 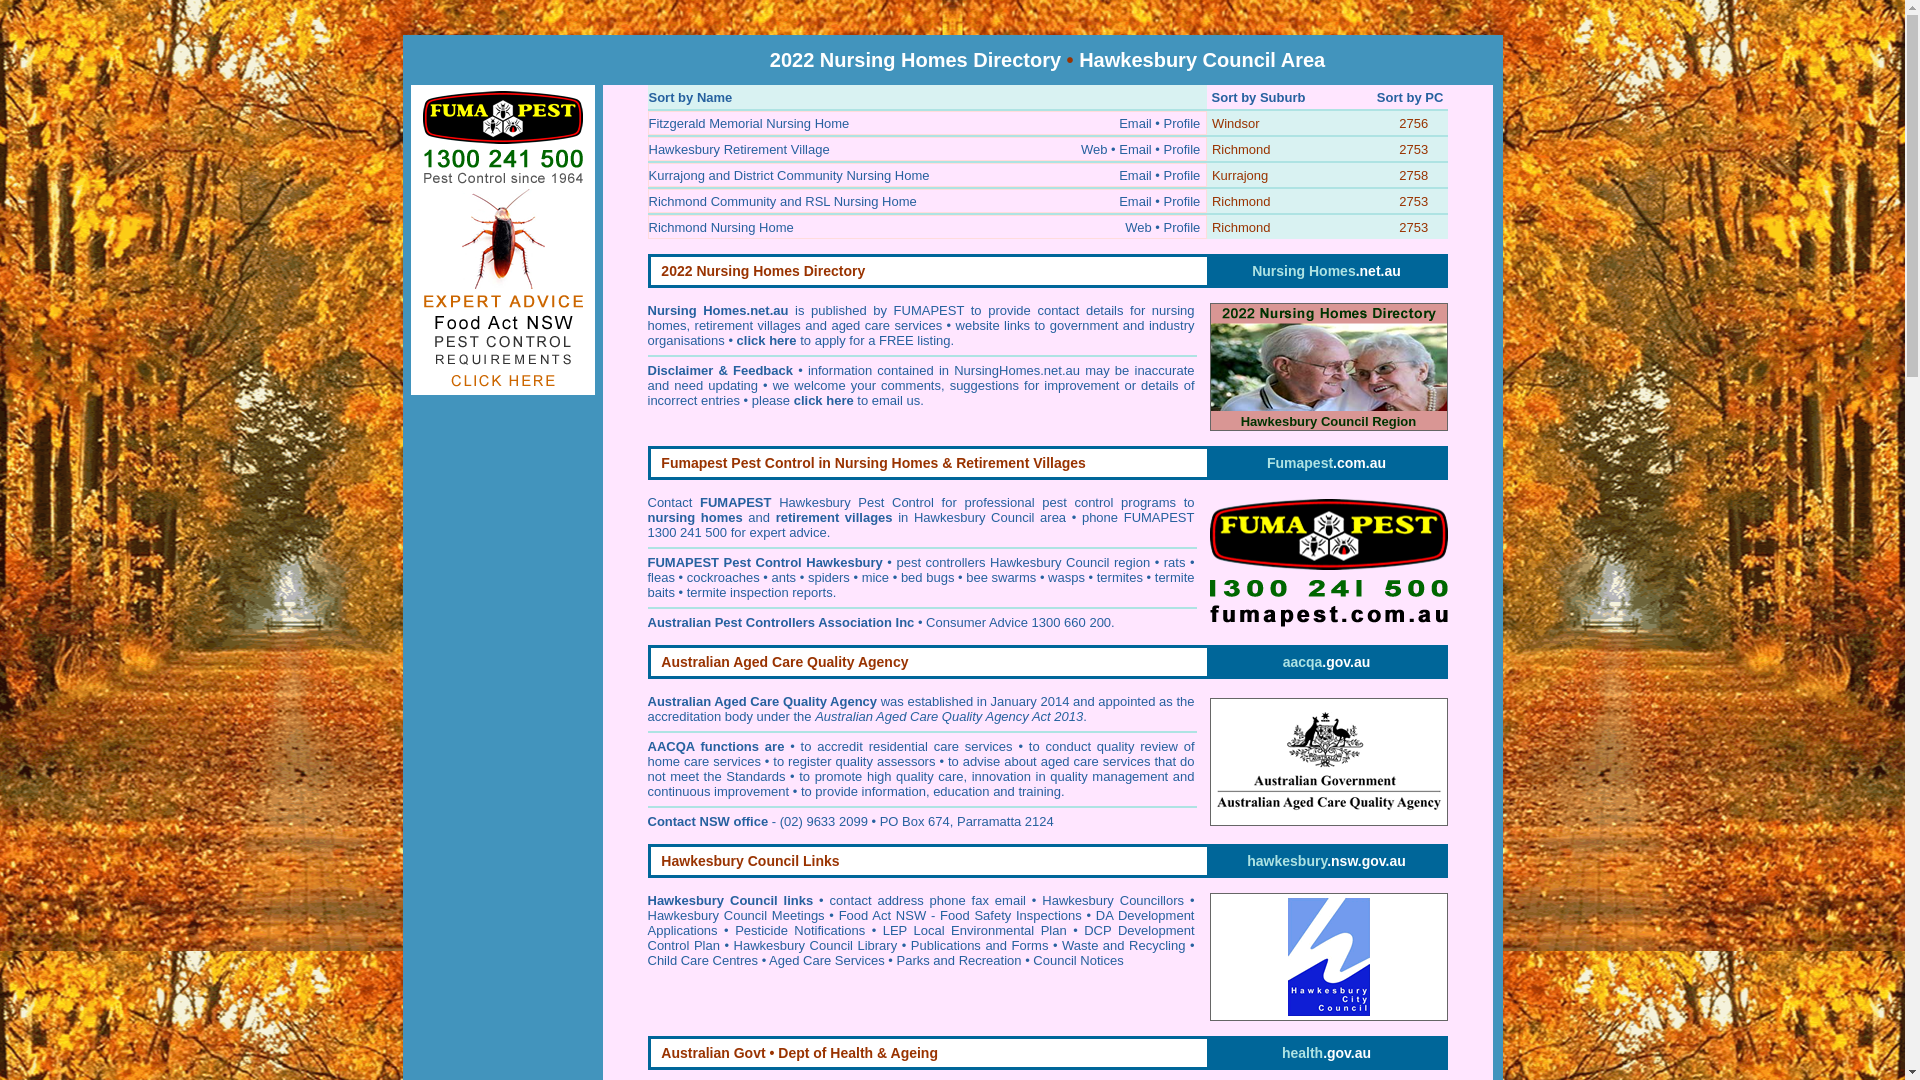 What do you see at coordinates (661, 577) in the screenshot?
I see `'fleas'` at bounding box center [661, 577].